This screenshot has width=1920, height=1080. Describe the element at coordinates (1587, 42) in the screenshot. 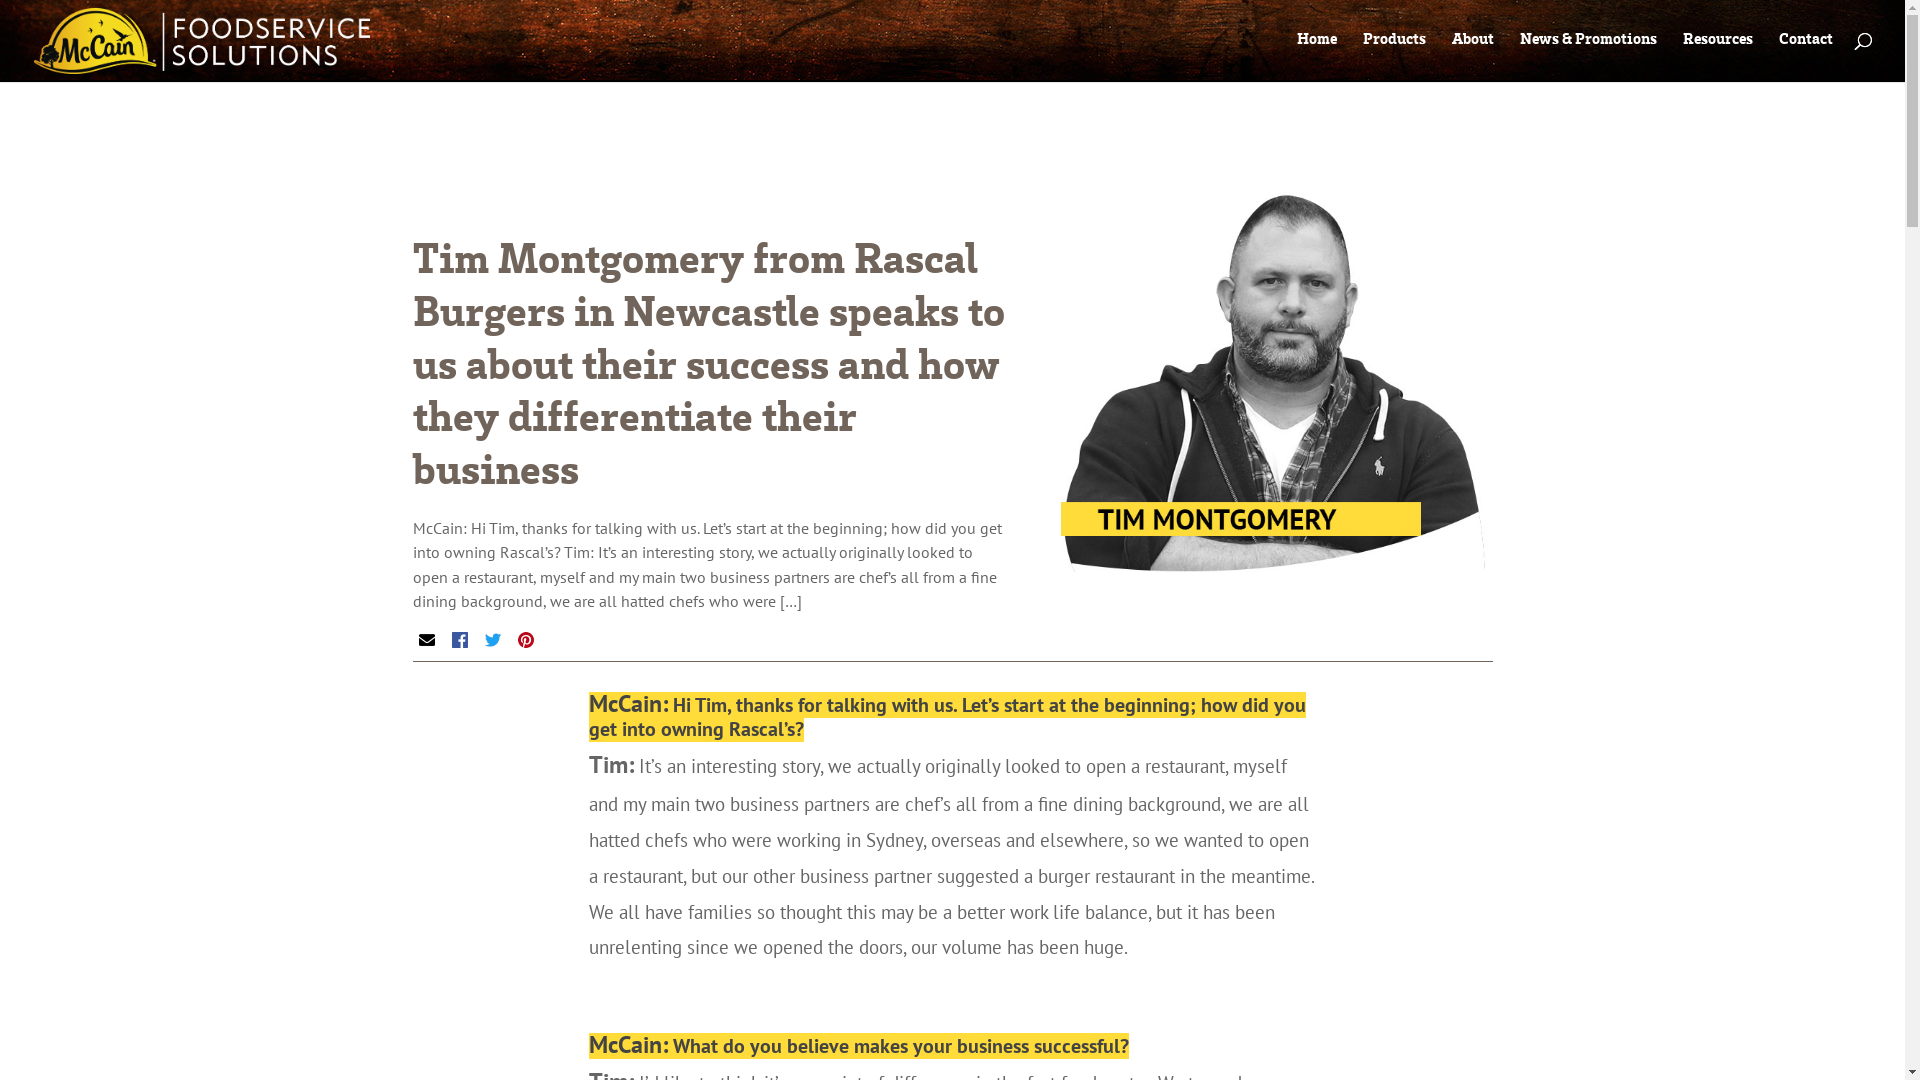

I see `'News & Promotions'` at that location.